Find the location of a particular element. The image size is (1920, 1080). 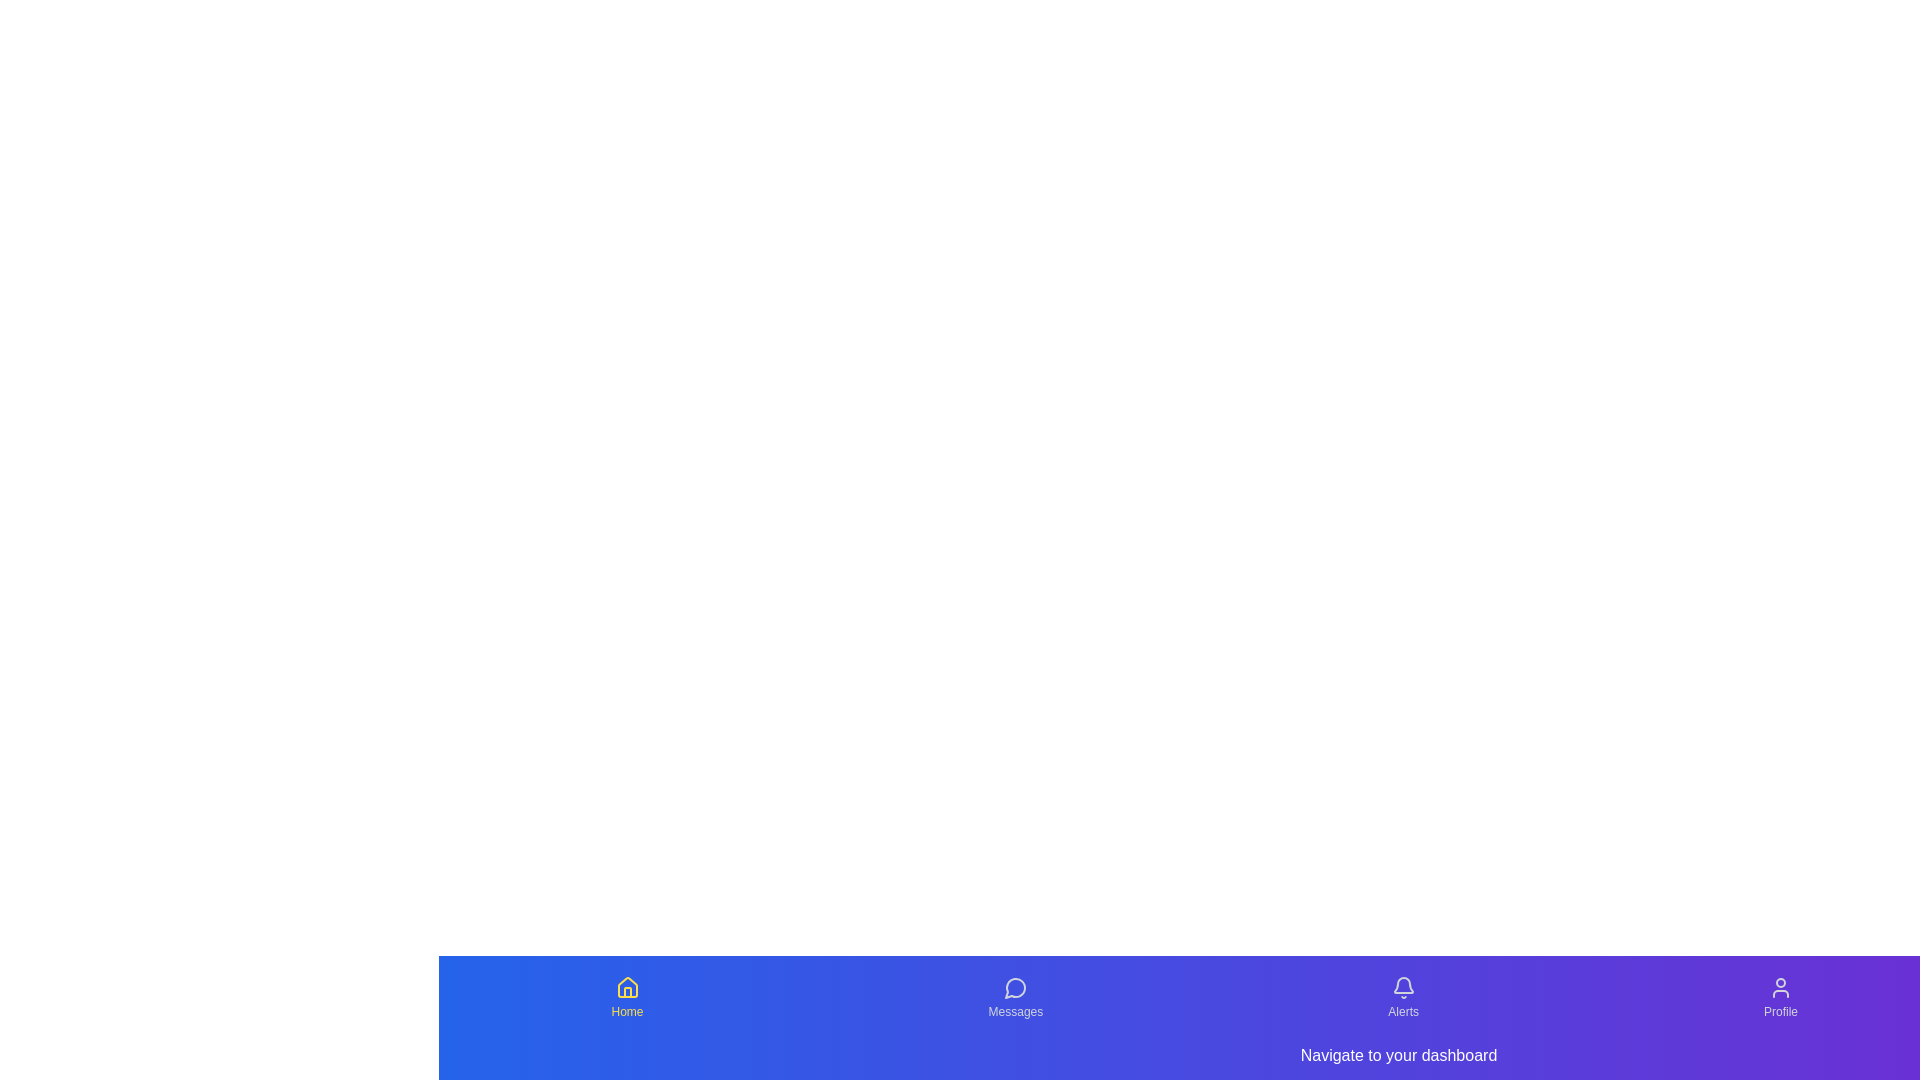

the Profile tab to observe its hover effect is located at coordinates (1780, 998).